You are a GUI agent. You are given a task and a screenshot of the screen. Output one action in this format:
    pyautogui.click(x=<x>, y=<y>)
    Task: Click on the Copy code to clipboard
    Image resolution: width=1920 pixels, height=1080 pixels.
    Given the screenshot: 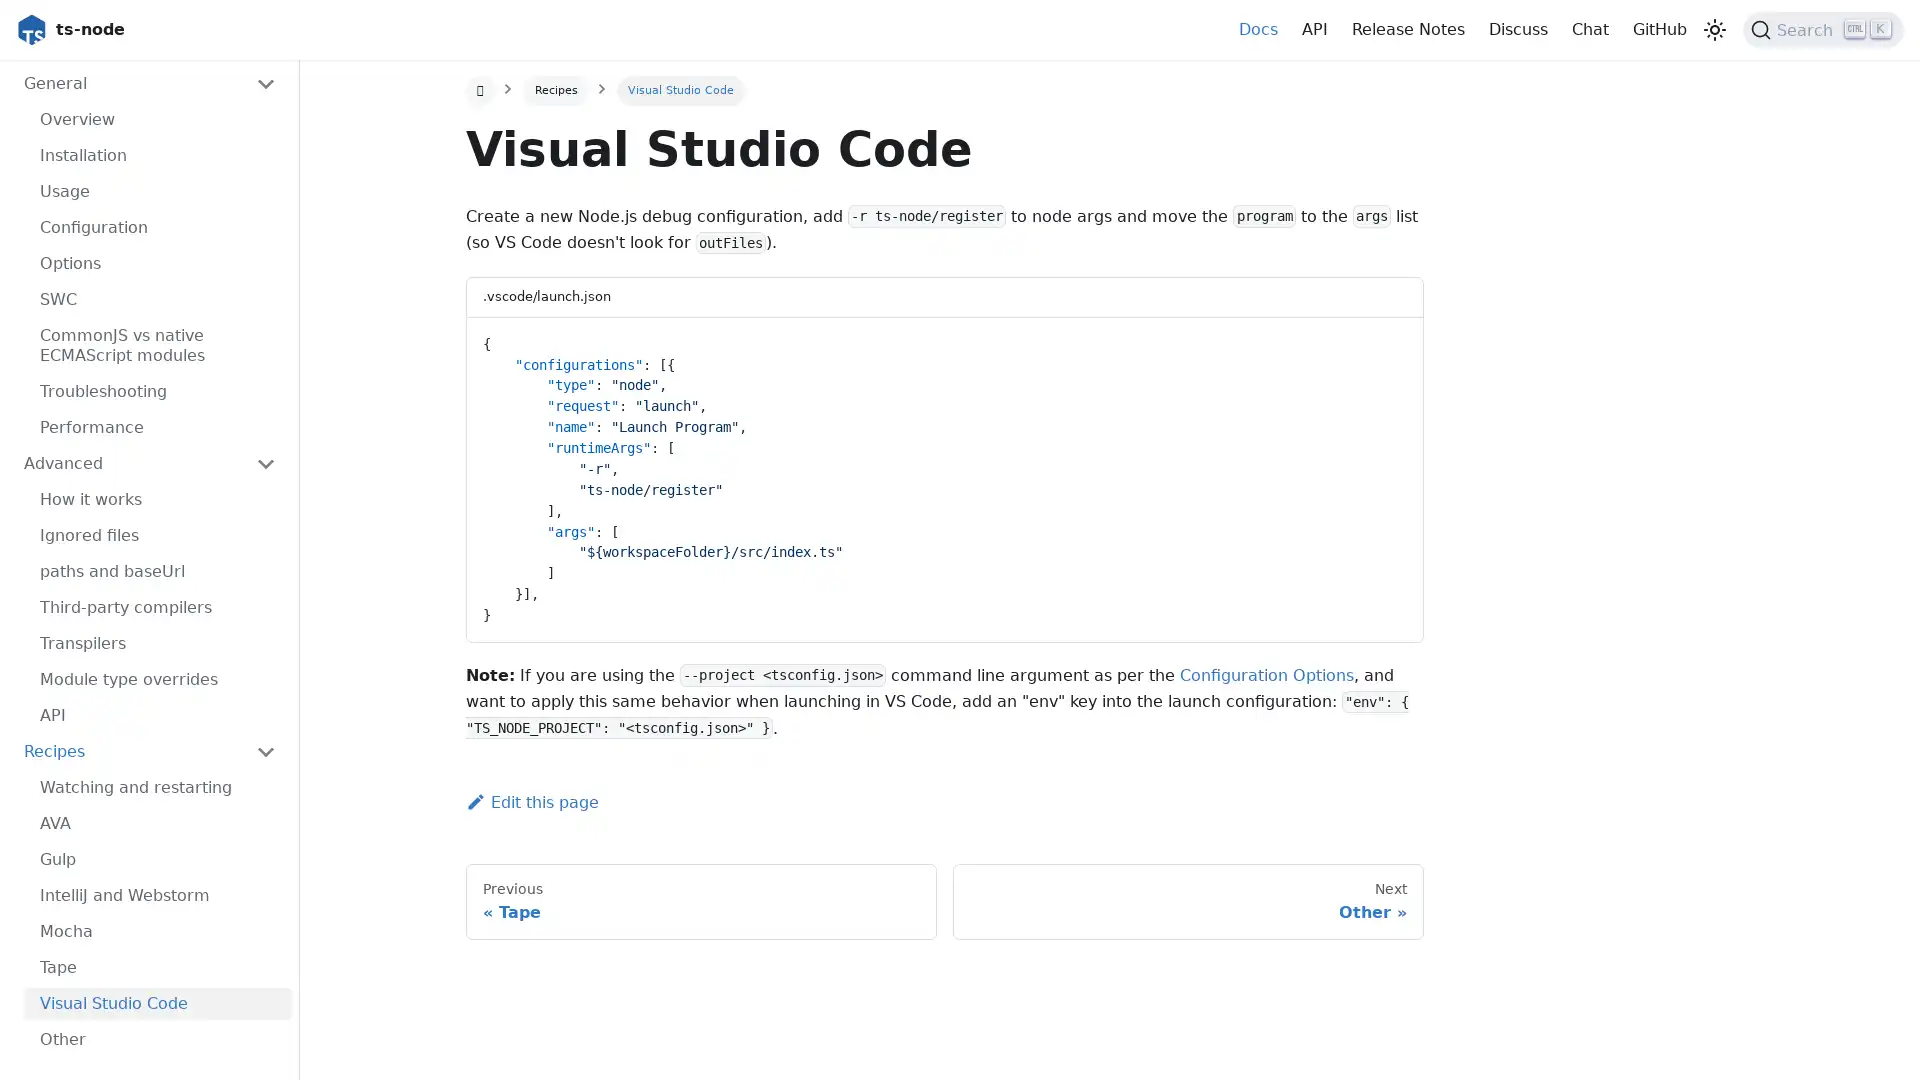 What is the action you would take?
    pyautogui.click(x=1389, y=338)
    